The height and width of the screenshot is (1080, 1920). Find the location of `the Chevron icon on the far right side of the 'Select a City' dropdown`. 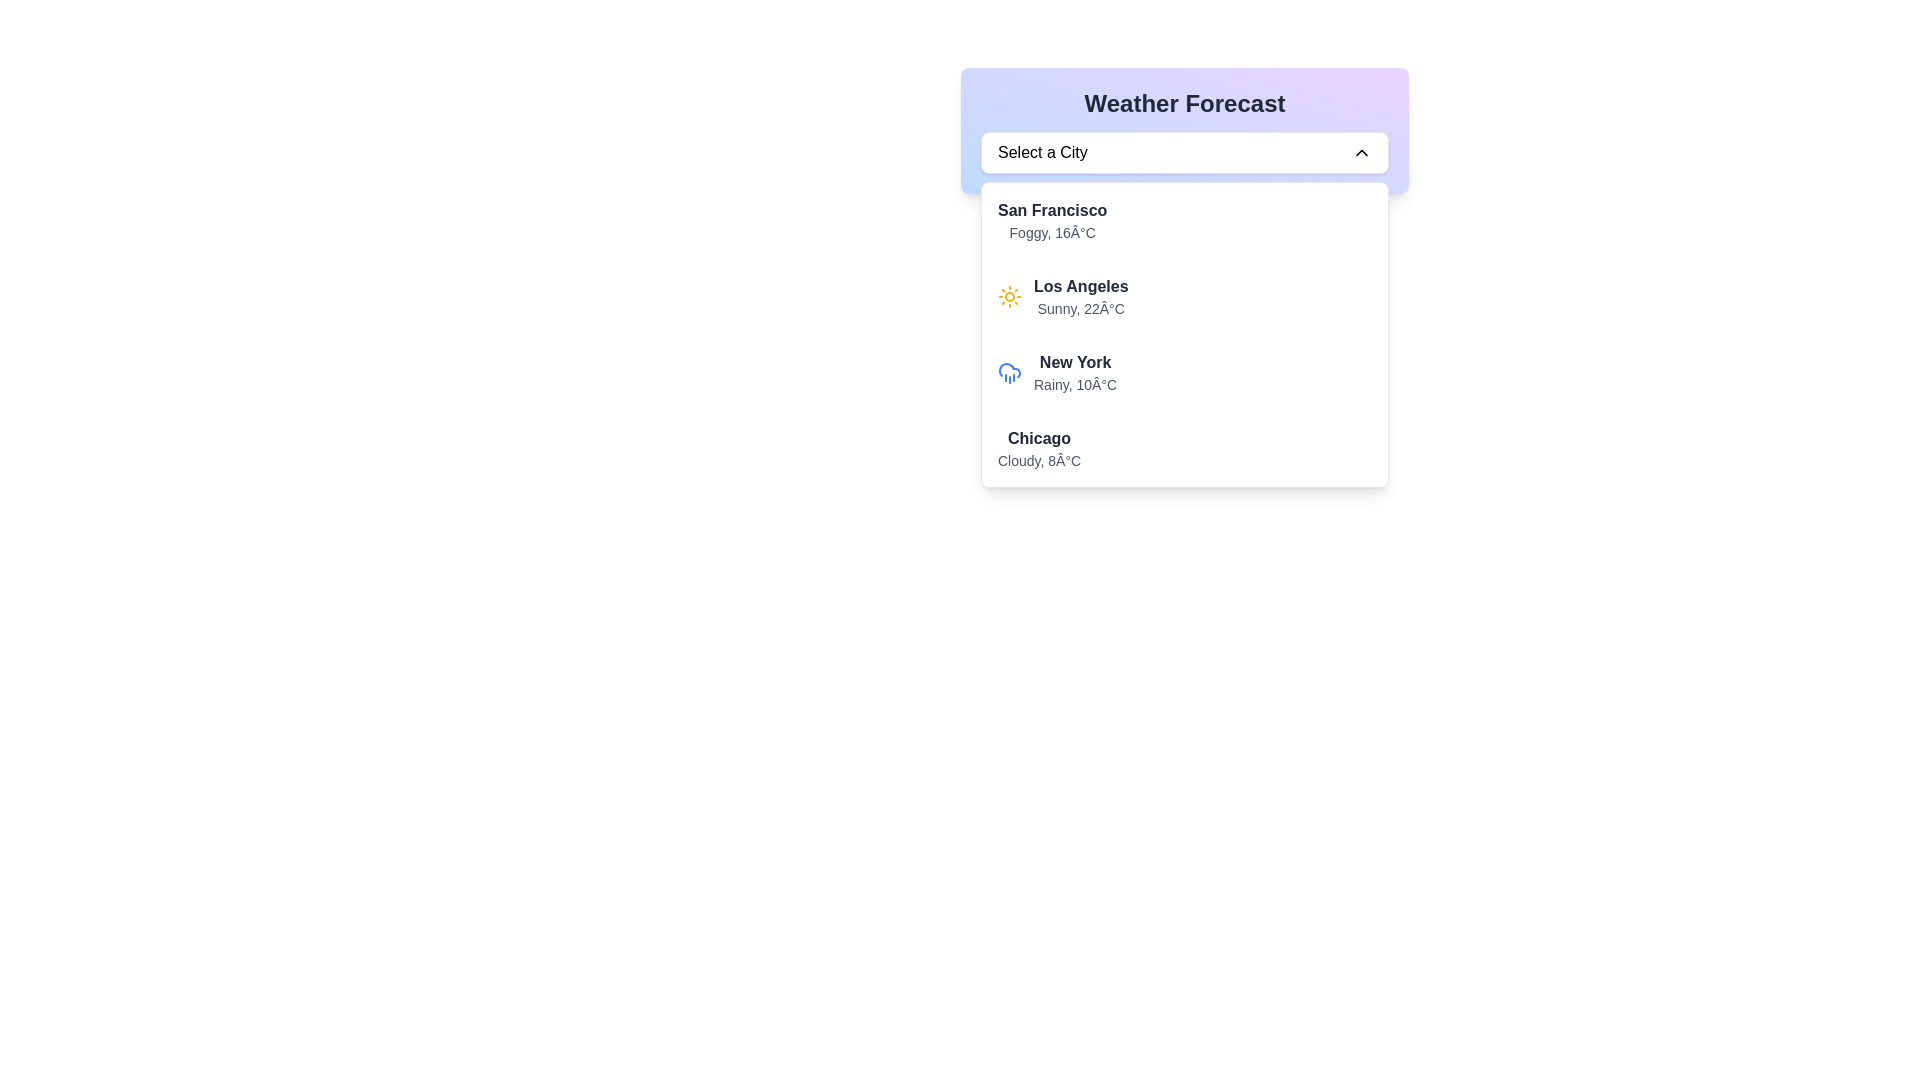

the Chevron icon on the far right side of the 'Select a City' dropdown is located at coordinates (1361, 152).